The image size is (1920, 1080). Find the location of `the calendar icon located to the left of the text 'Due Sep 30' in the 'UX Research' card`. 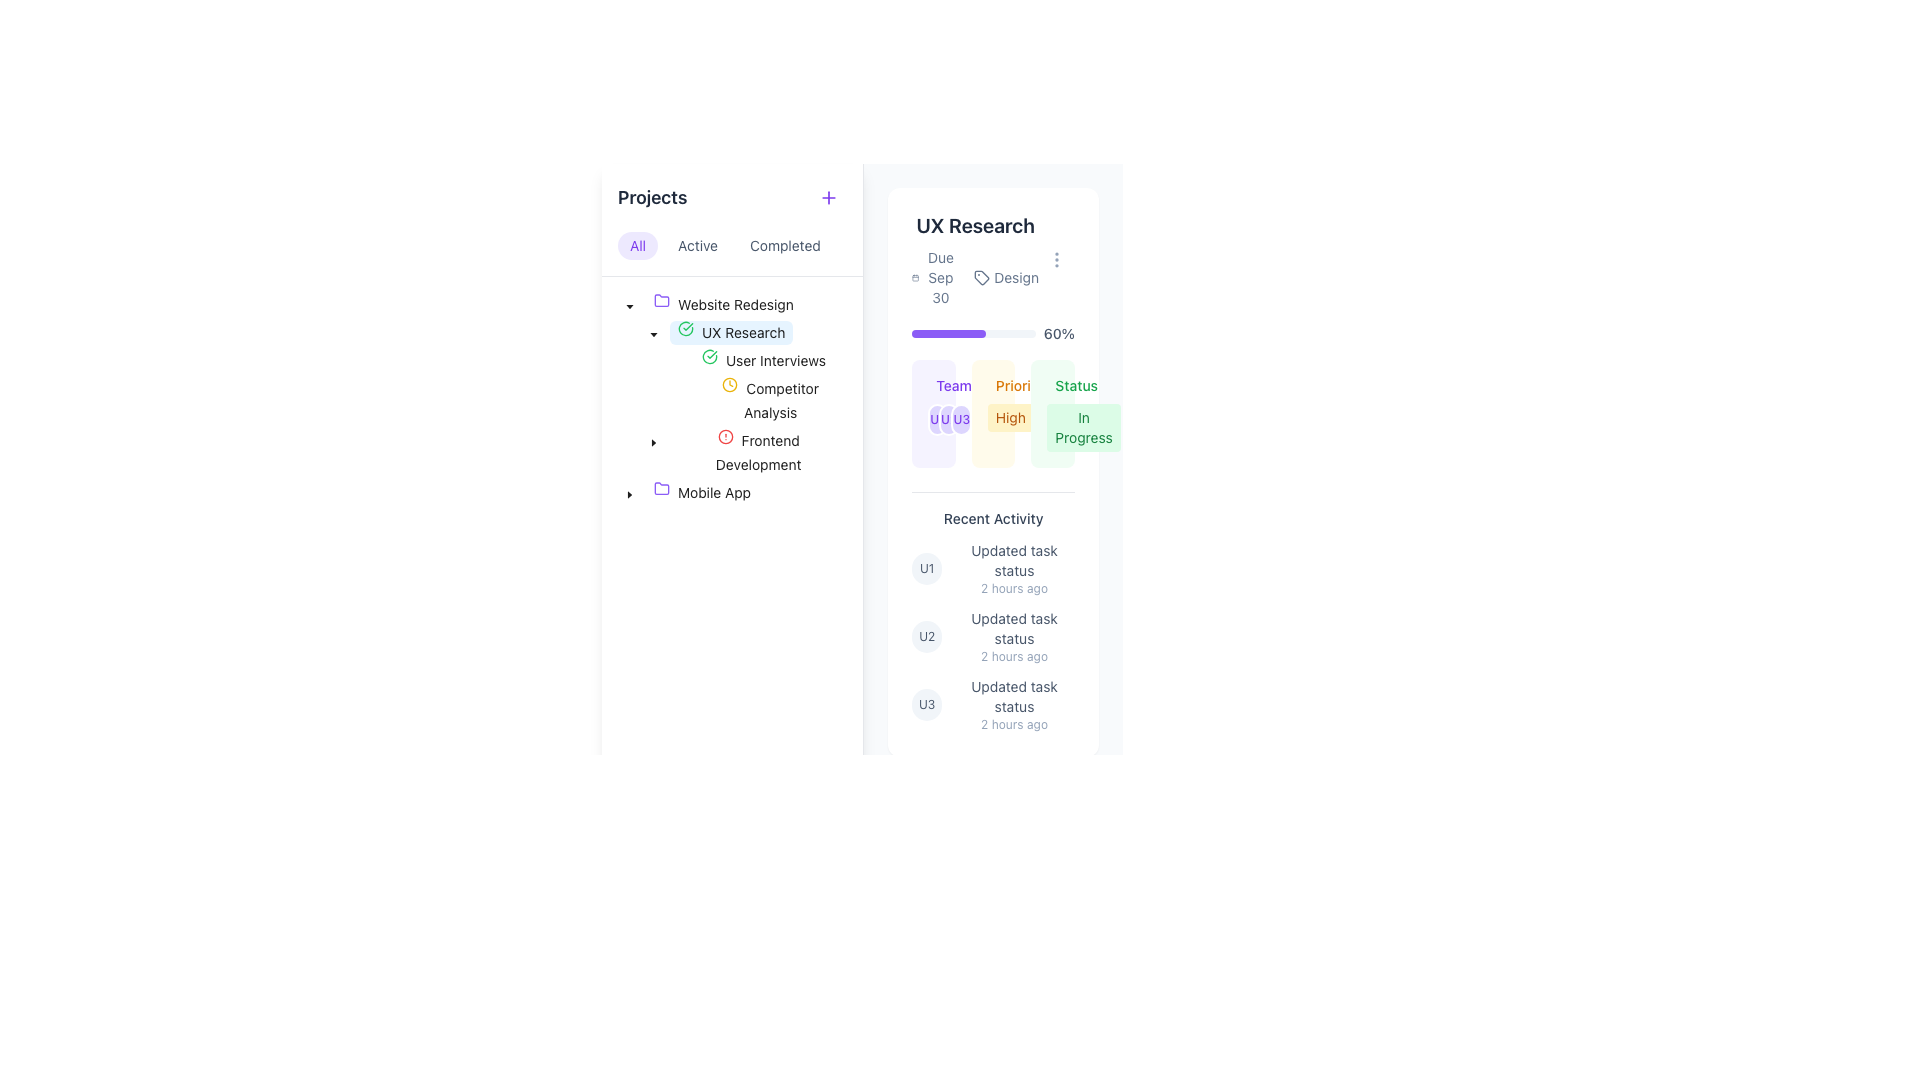

the calendar icon located to the left of the text 'Due Sep 30' in the 'UX Research' card is located at coordinates (915, 277).